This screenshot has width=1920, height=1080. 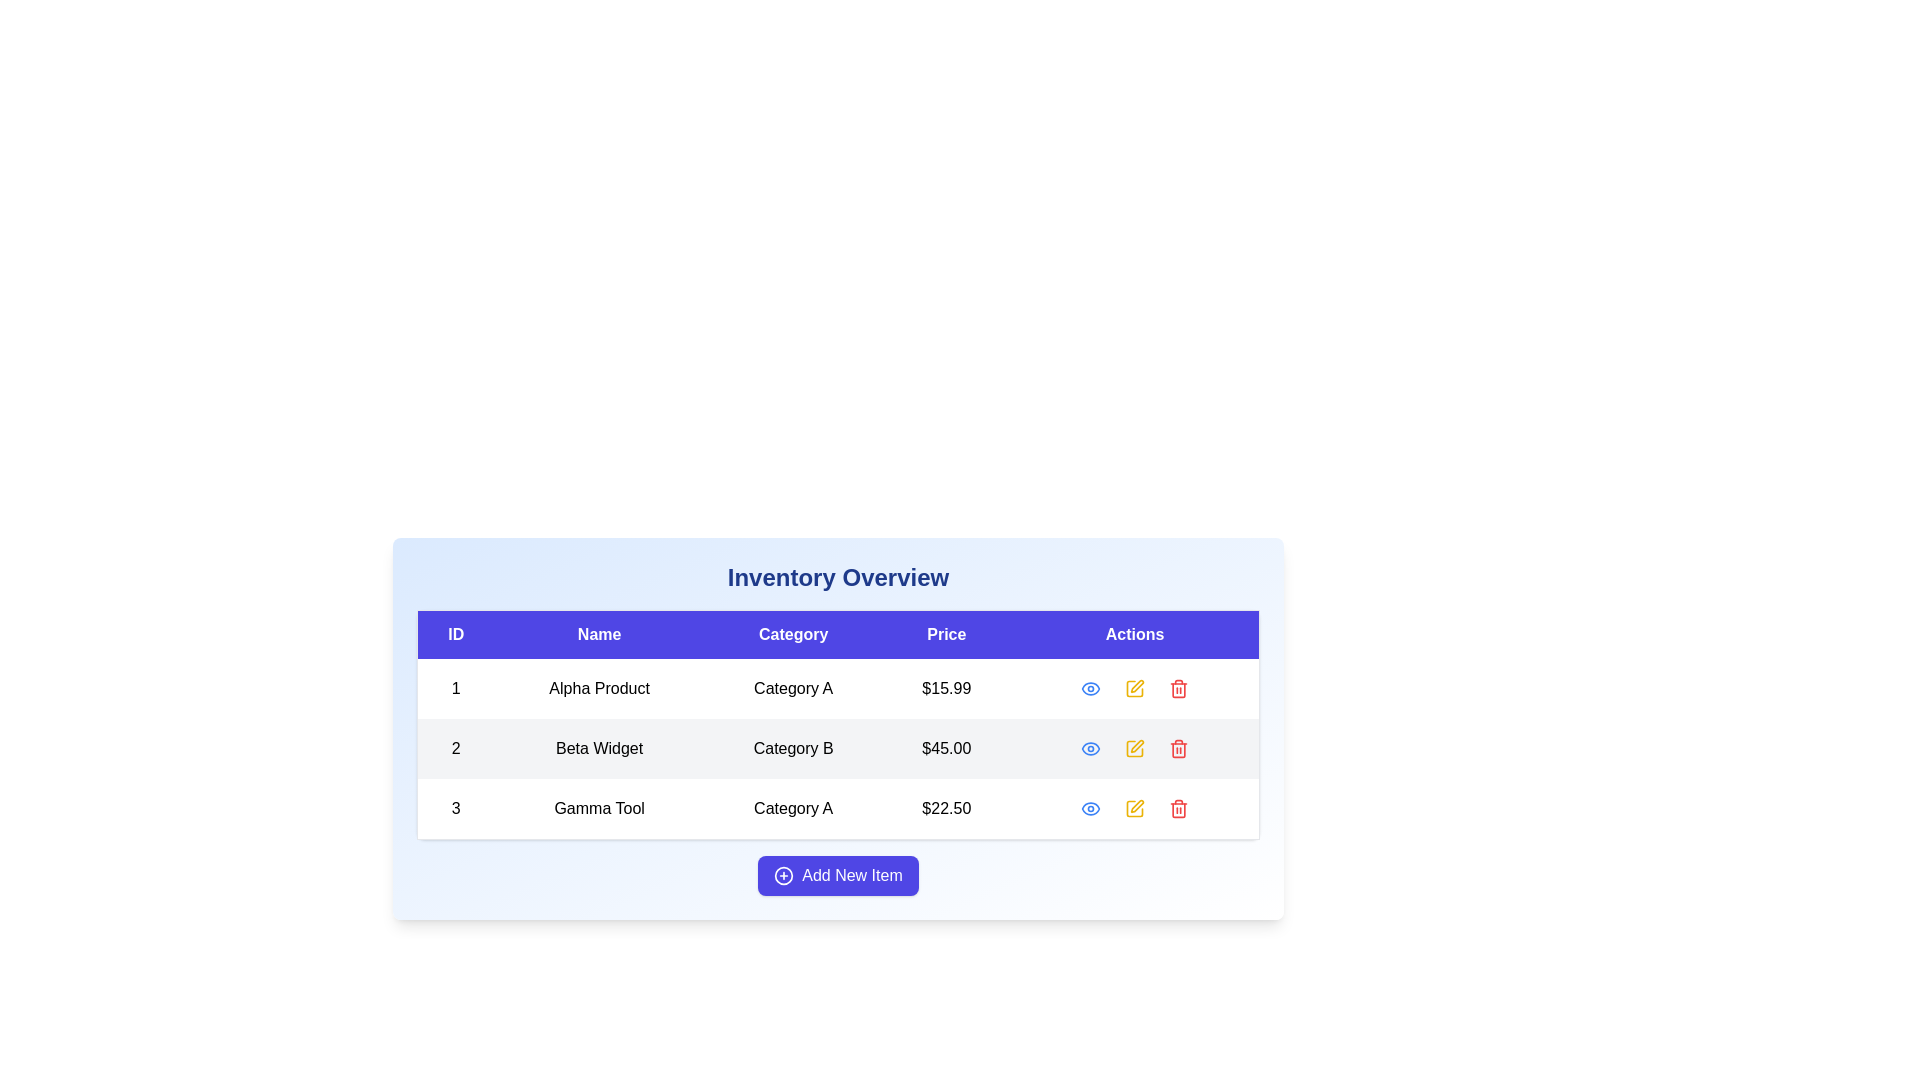 I want to click on the edit button in the 'Actions' column of the first row in the inventory table to observe hover effects, so click(x=1135, y=688).